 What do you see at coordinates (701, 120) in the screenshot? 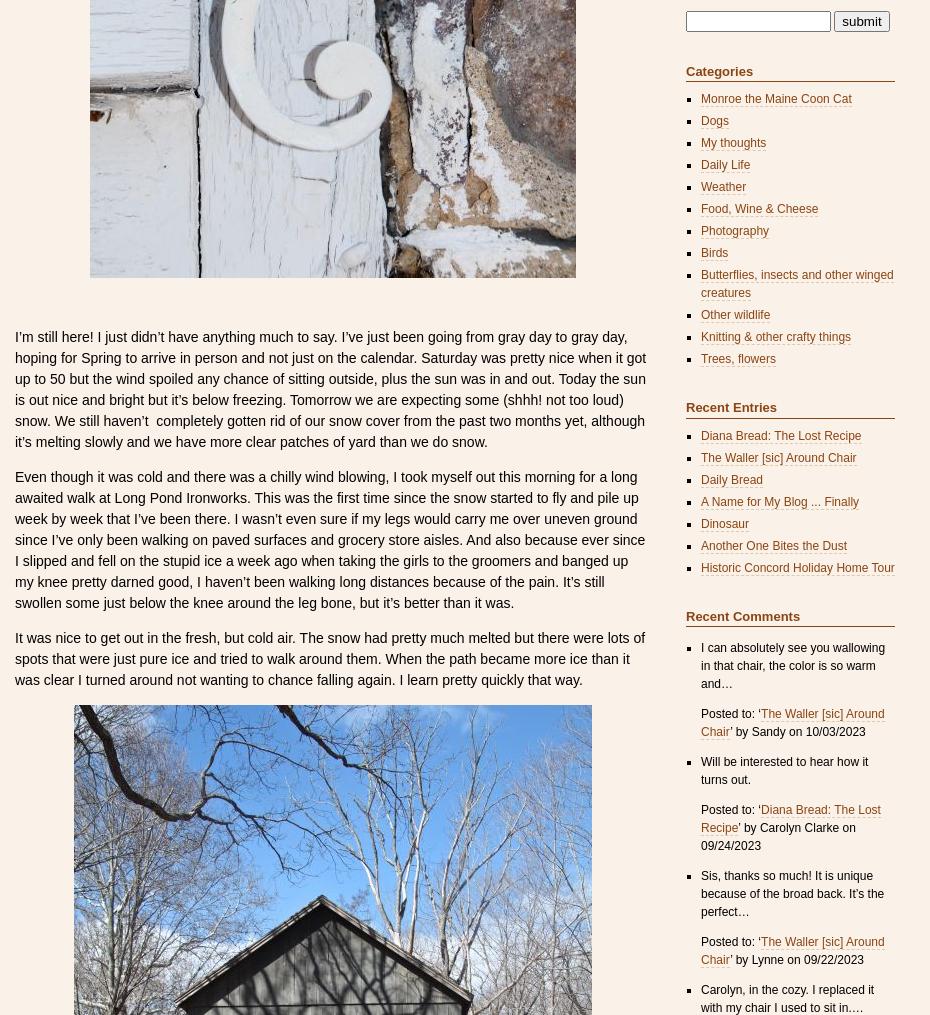
I see `'Dogs'` at bounding box center [701, 120].